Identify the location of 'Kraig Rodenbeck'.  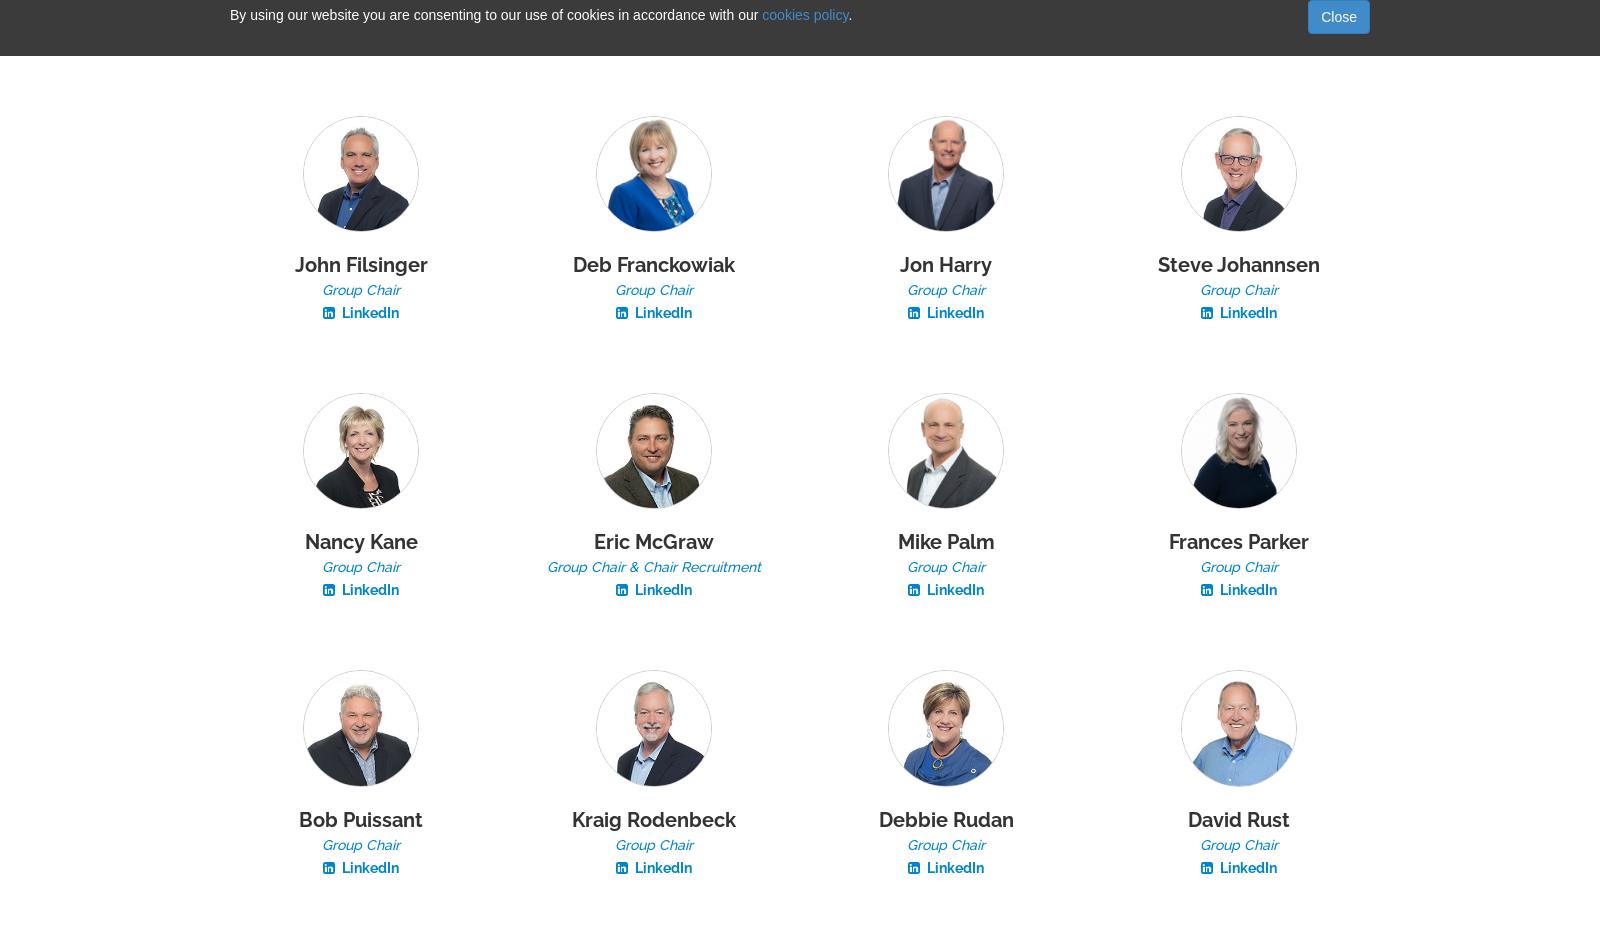
(652, 818).